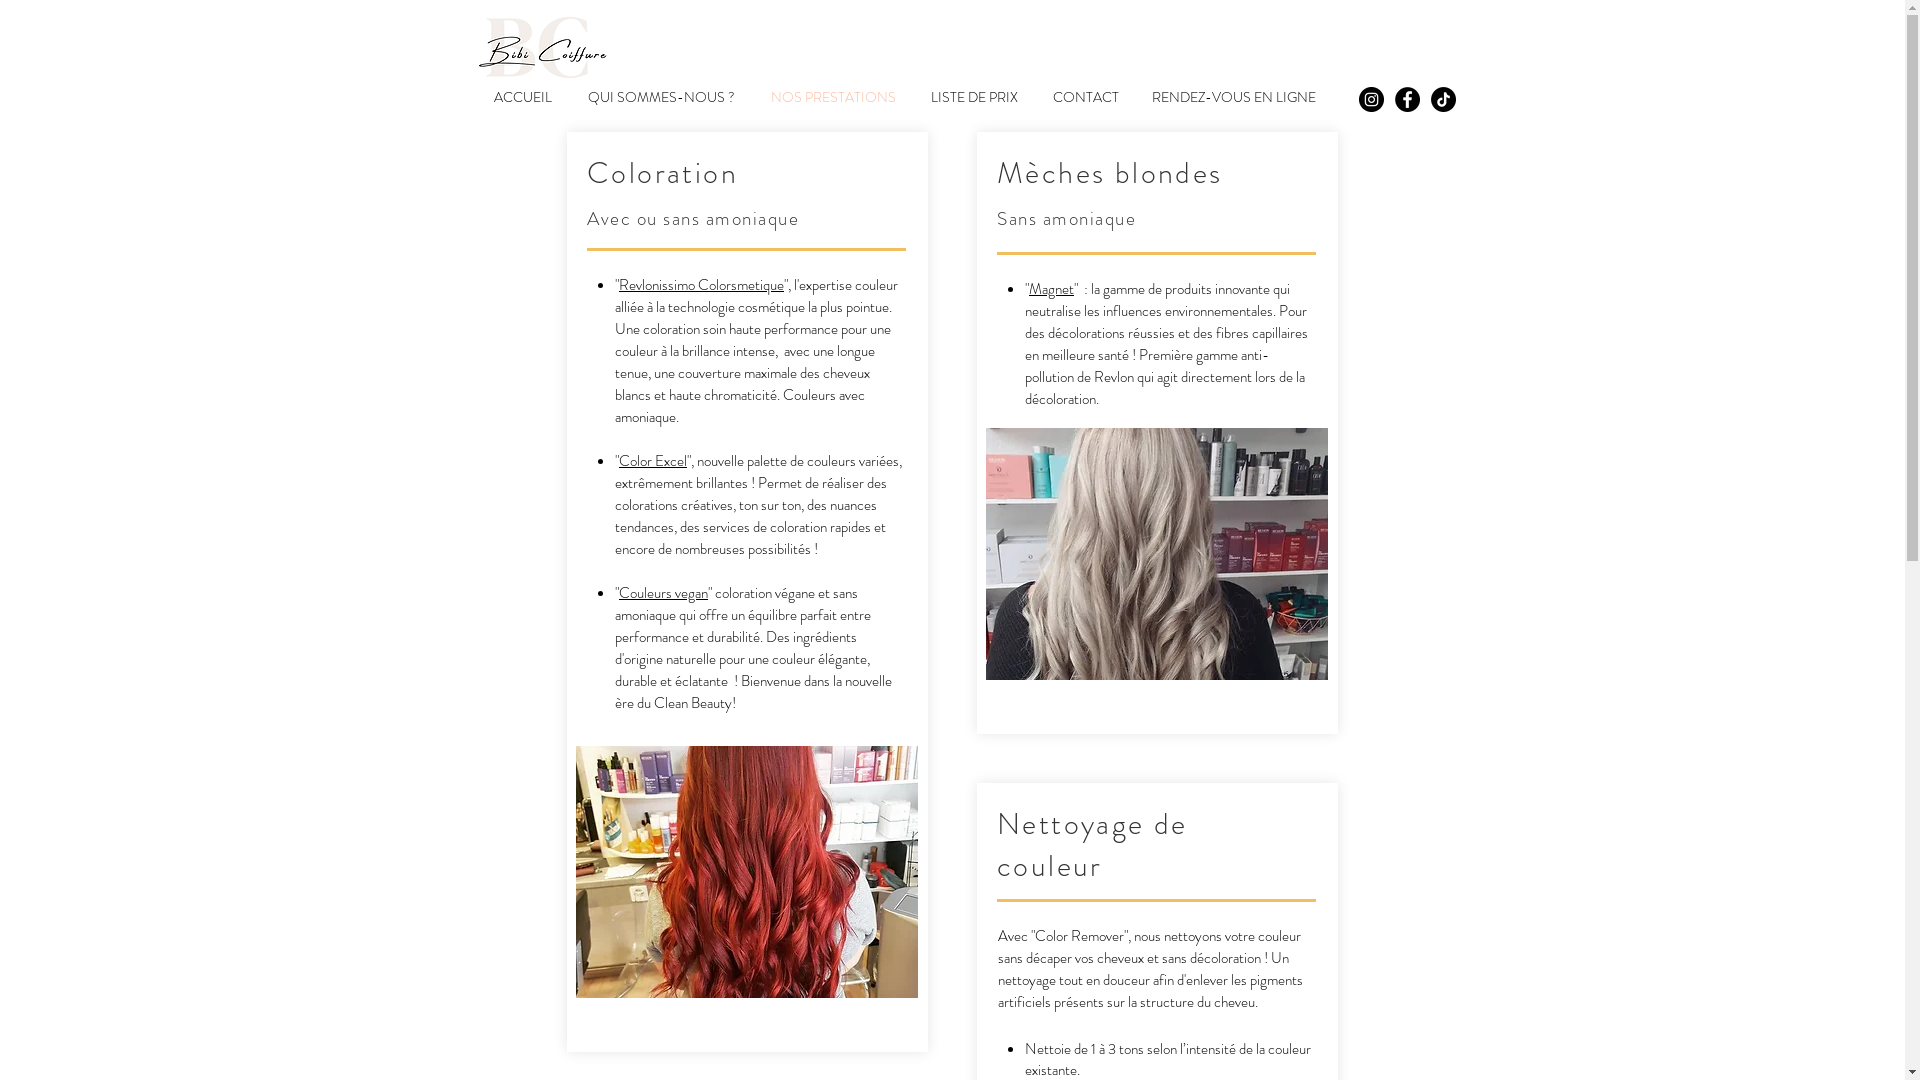  What do you see at coordinates (1087, 97) in the screenshot?
I see `'CONTACT'` at bounding box center [1087, 97].